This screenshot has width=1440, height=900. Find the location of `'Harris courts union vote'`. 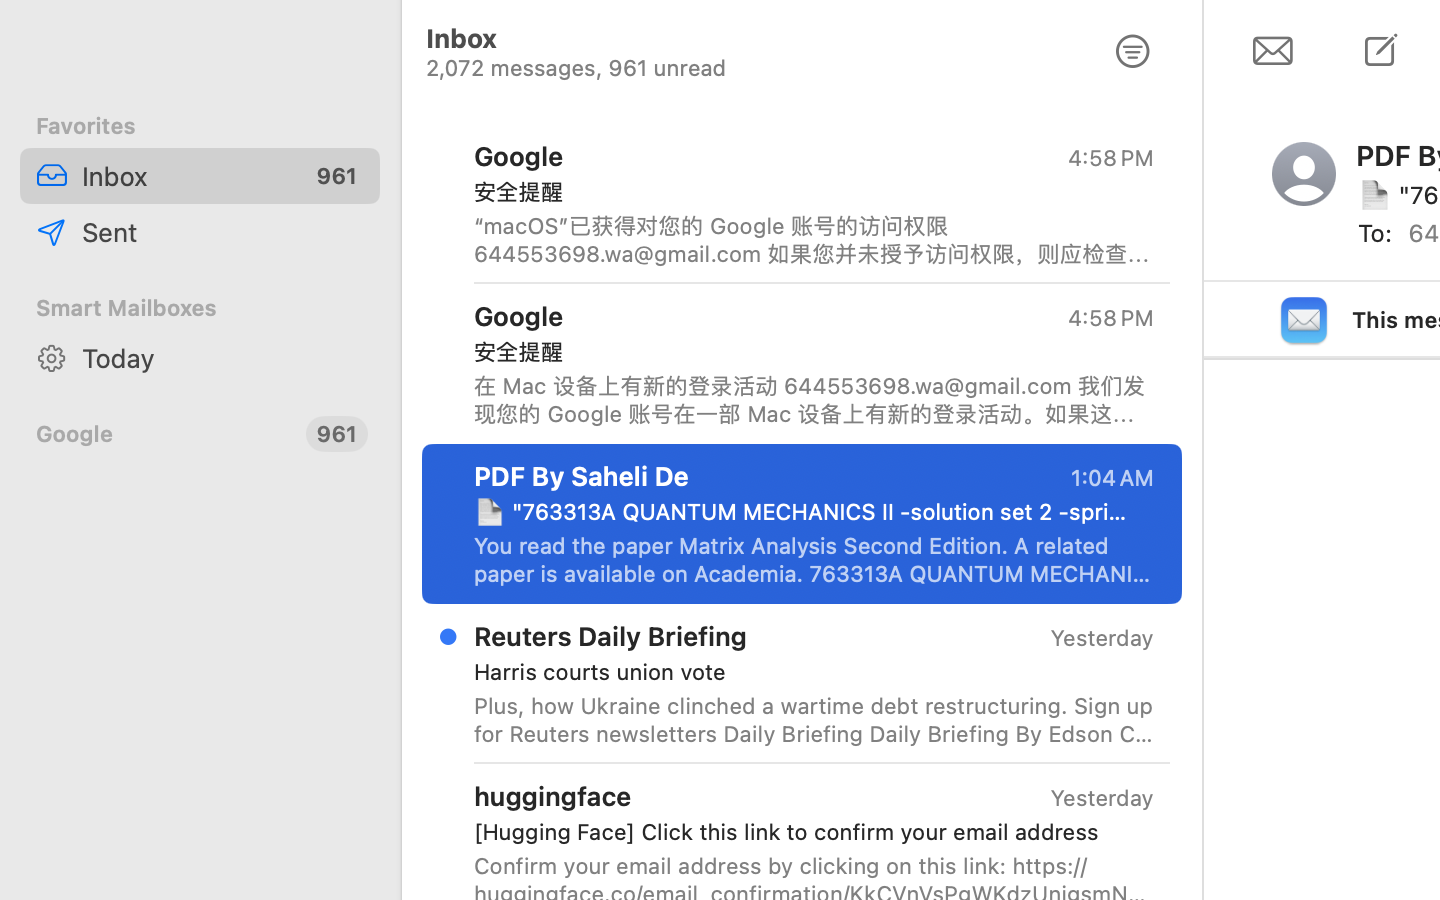

'Harris courts union vote' is located at coordinates (805, 672).